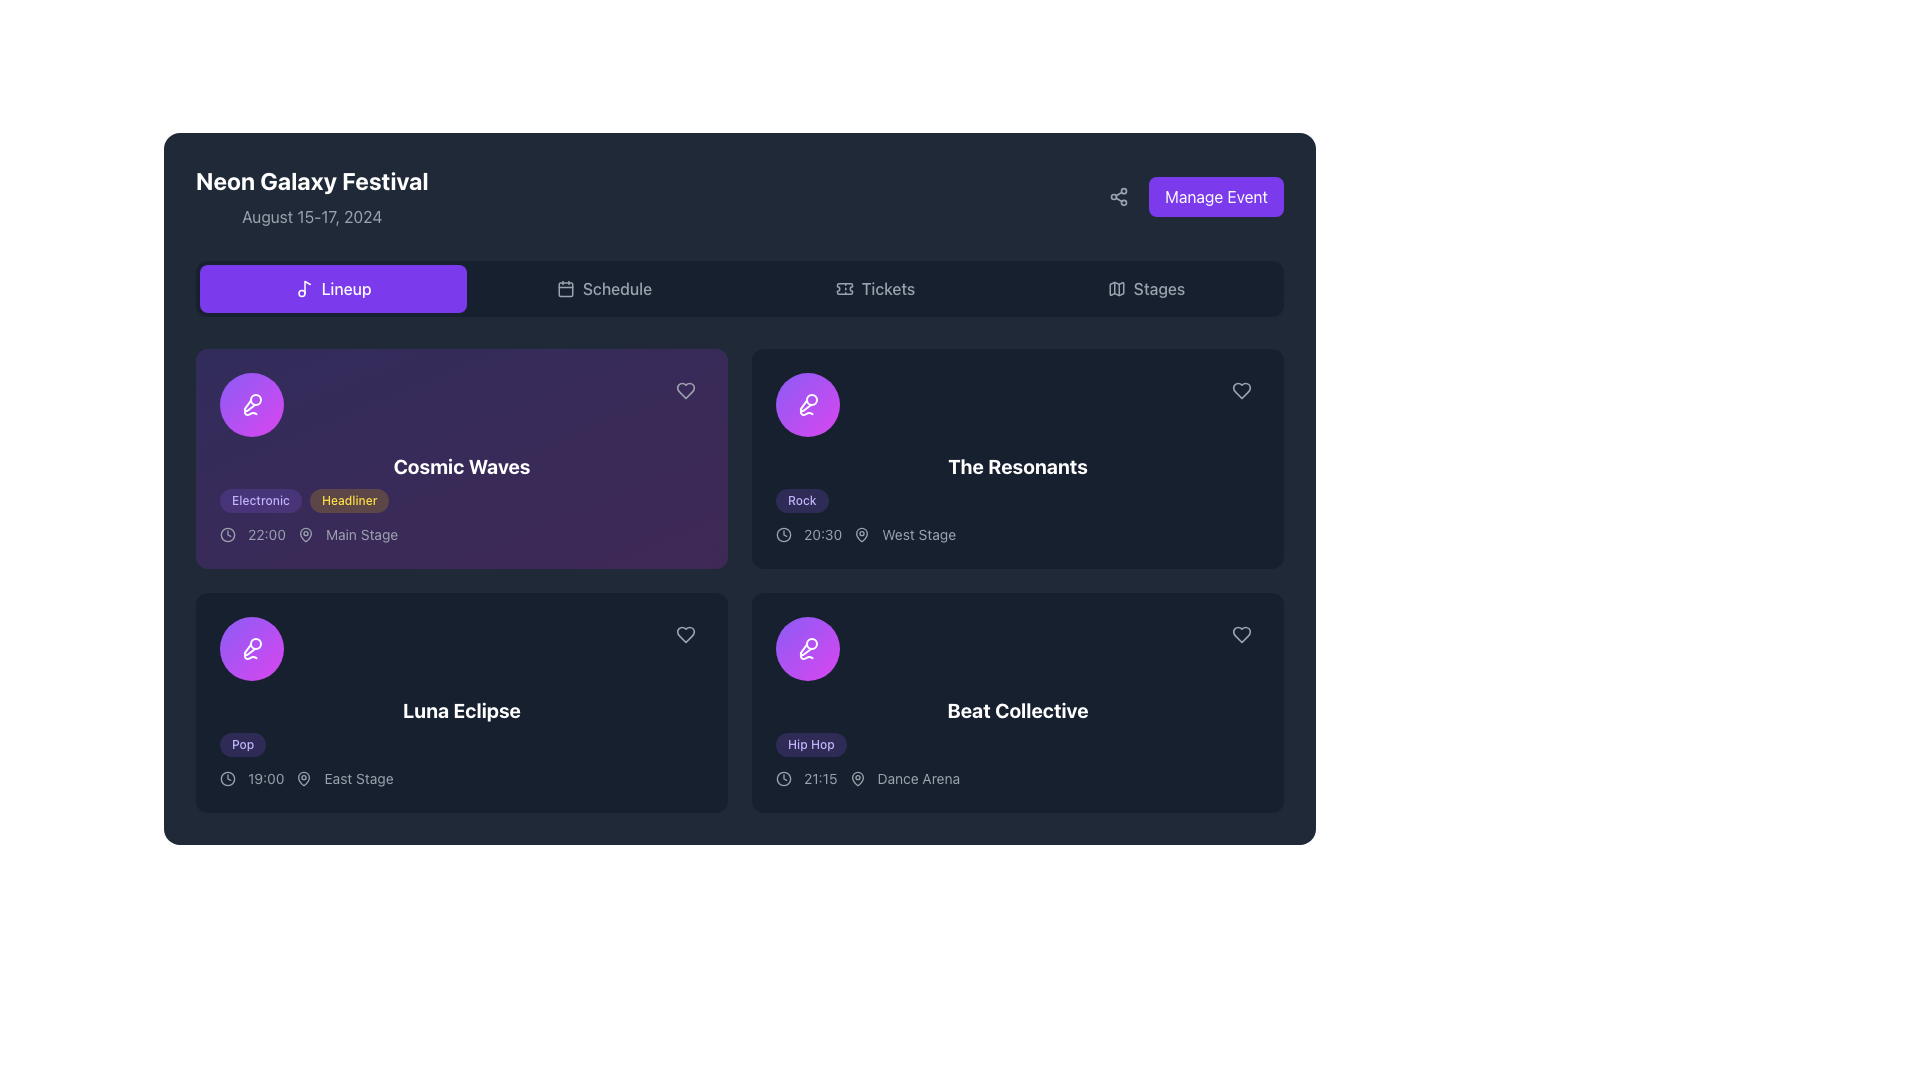  Describe the element at coordinates (844, 289) in the screenshot. I see `the 'Tickets' icon in the top navigation bar` at that location.